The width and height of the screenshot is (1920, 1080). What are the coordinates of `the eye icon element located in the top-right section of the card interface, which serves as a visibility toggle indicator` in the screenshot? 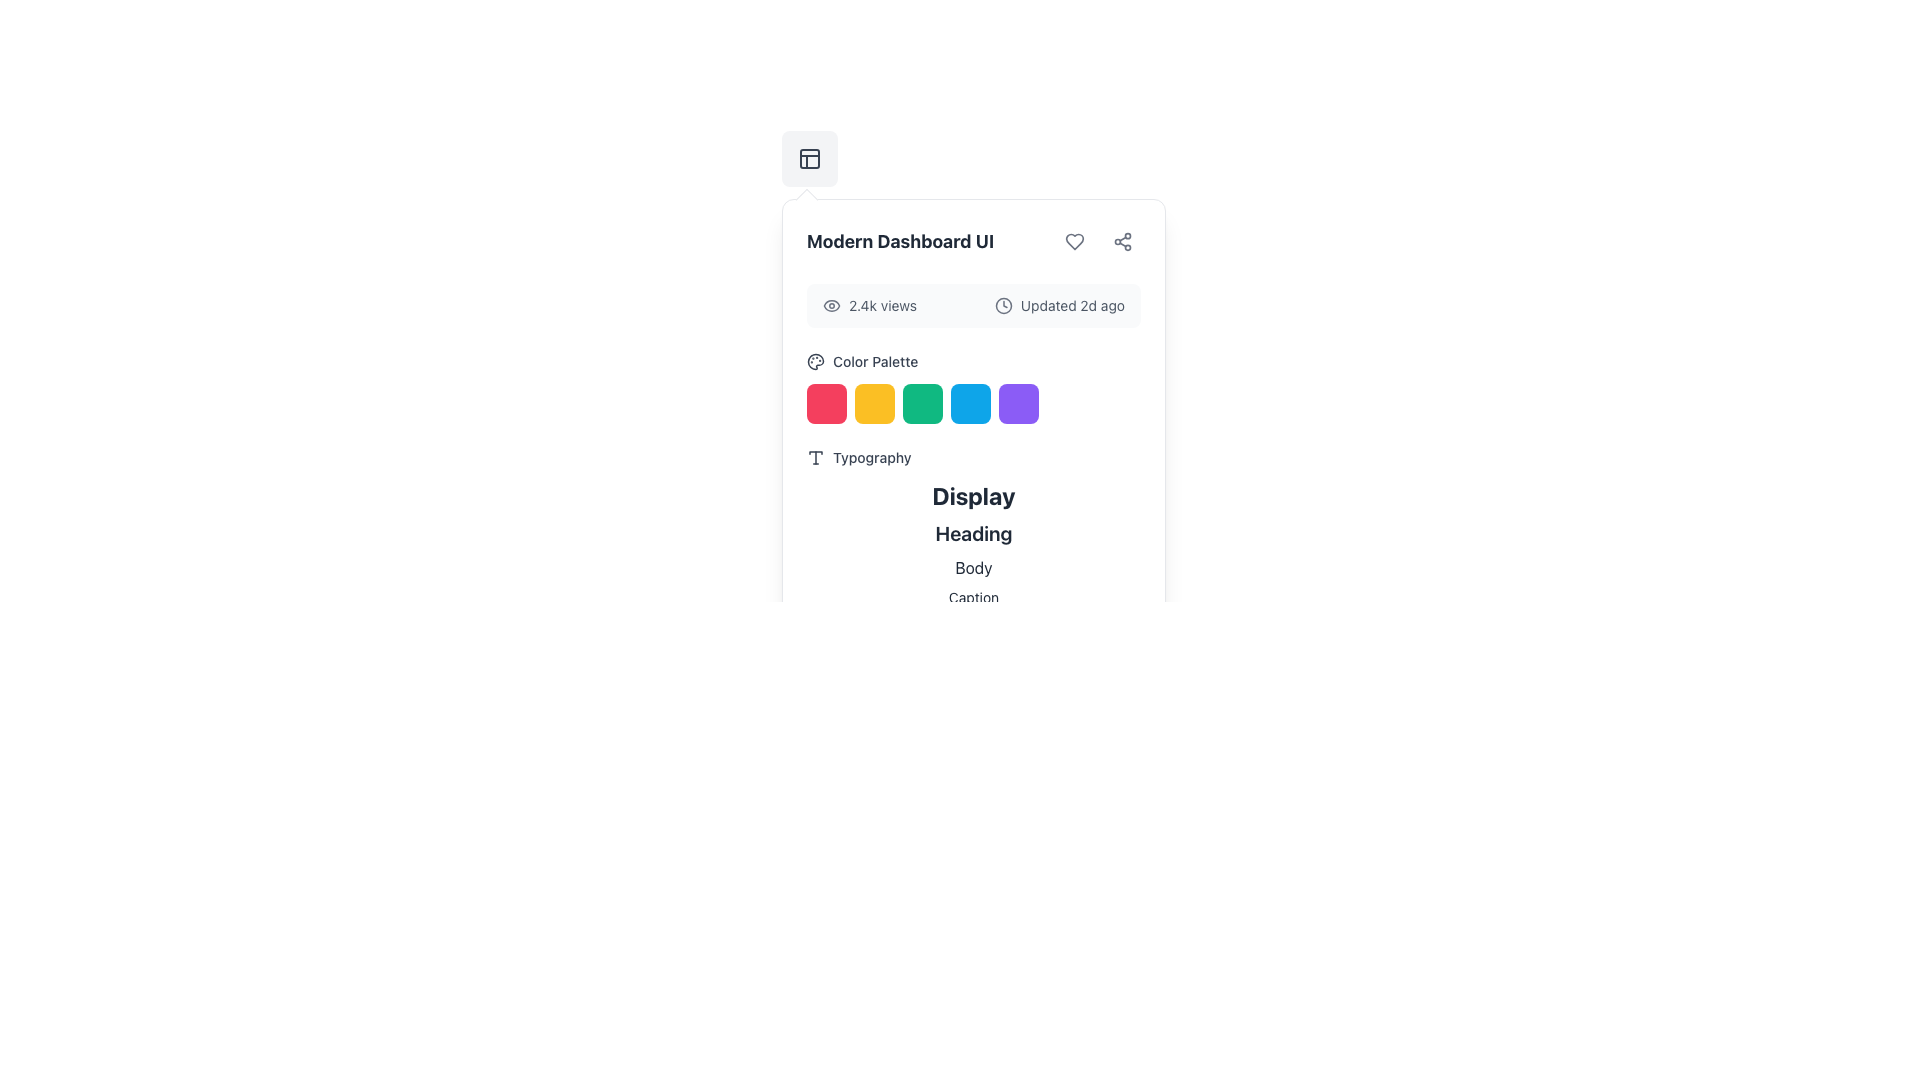 It's located at (831, 305).